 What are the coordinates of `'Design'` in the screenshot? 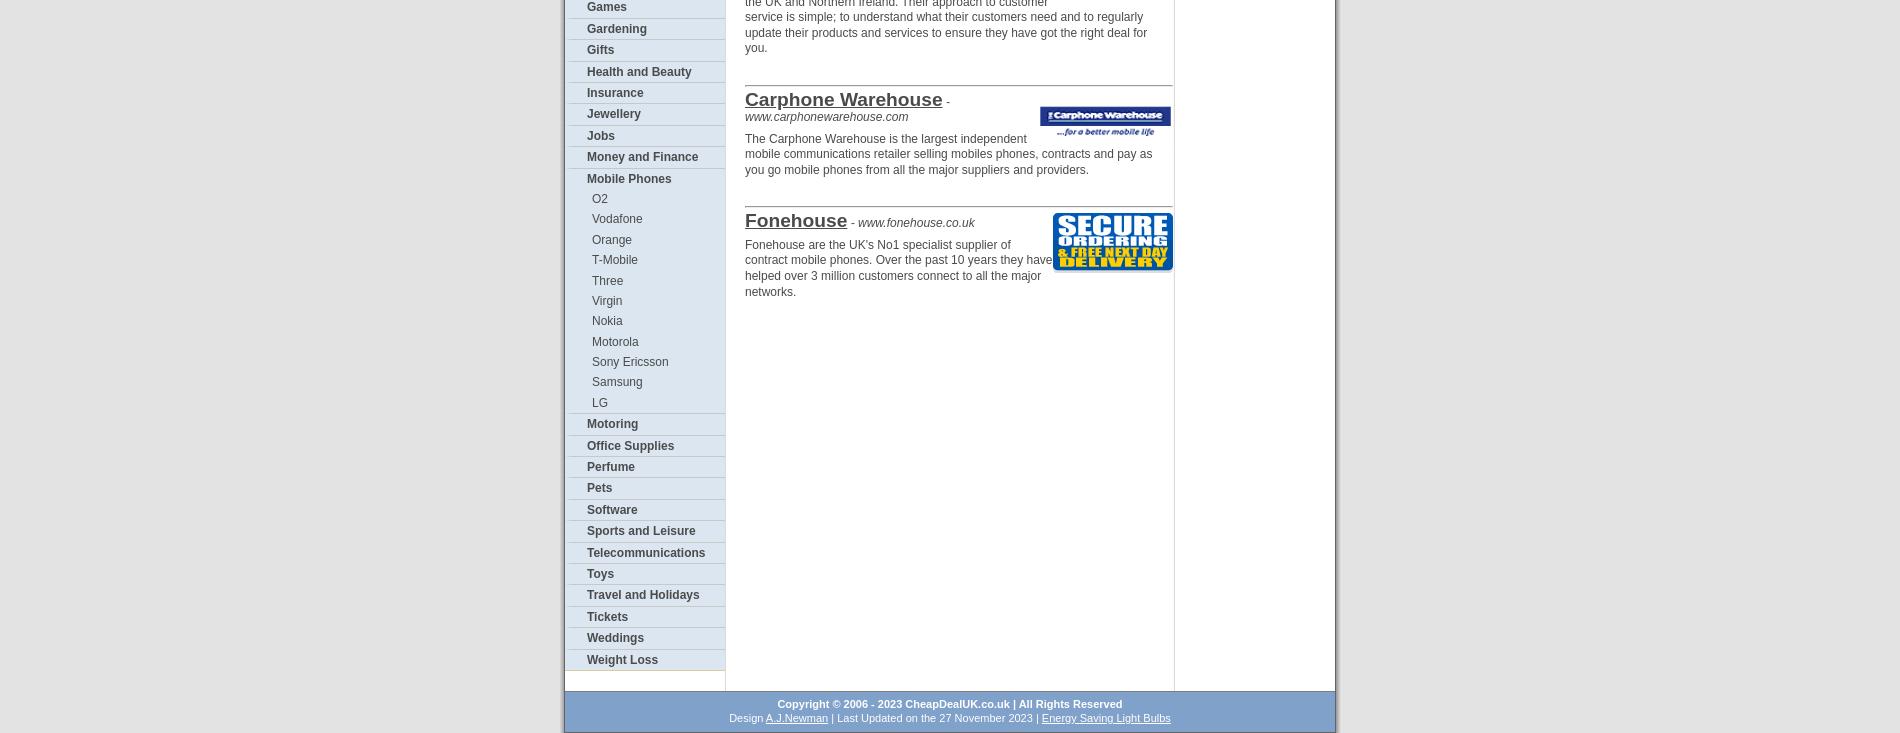 It's located at (746, 717).